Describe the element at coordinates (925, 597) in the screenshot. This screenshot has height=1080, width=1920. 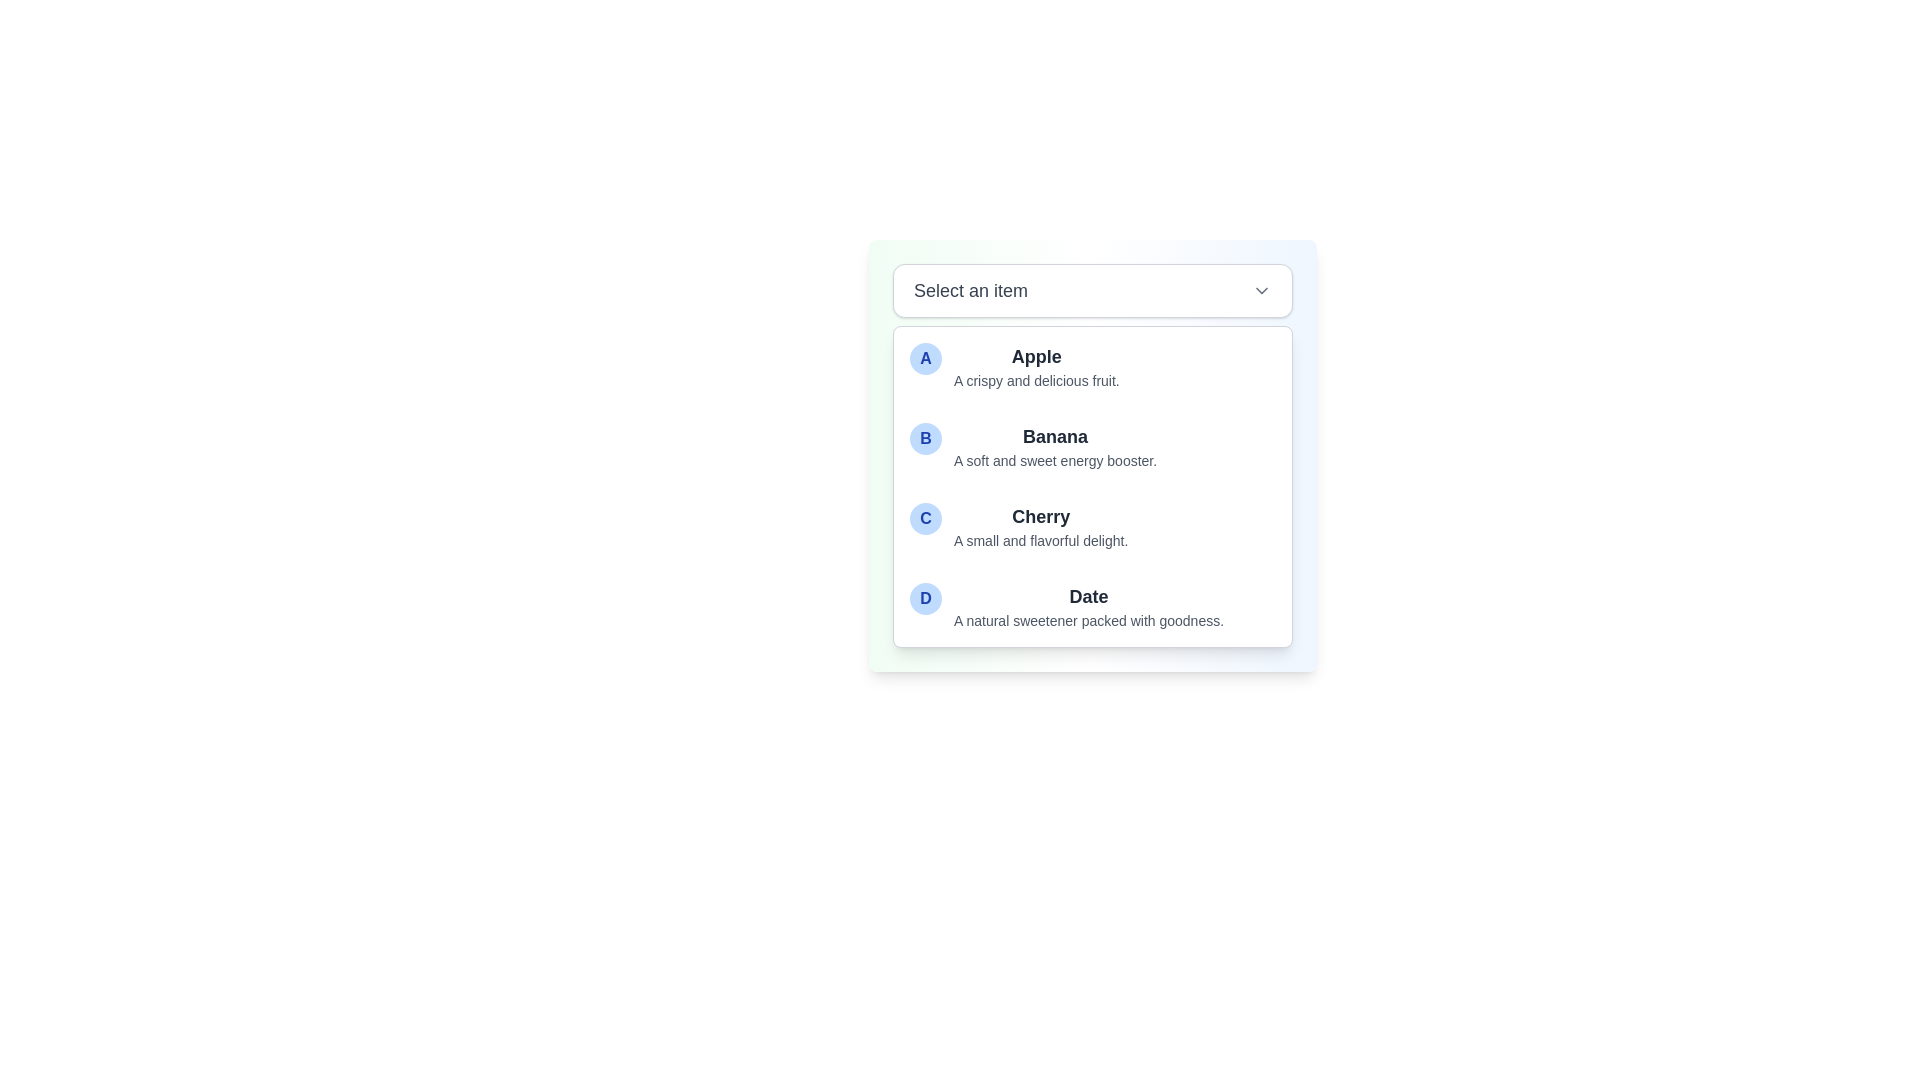
I see `the decorative icon representing the 'Date' item in the selectable list, which is positioned at the very left of the 'Date' entry` at that location.